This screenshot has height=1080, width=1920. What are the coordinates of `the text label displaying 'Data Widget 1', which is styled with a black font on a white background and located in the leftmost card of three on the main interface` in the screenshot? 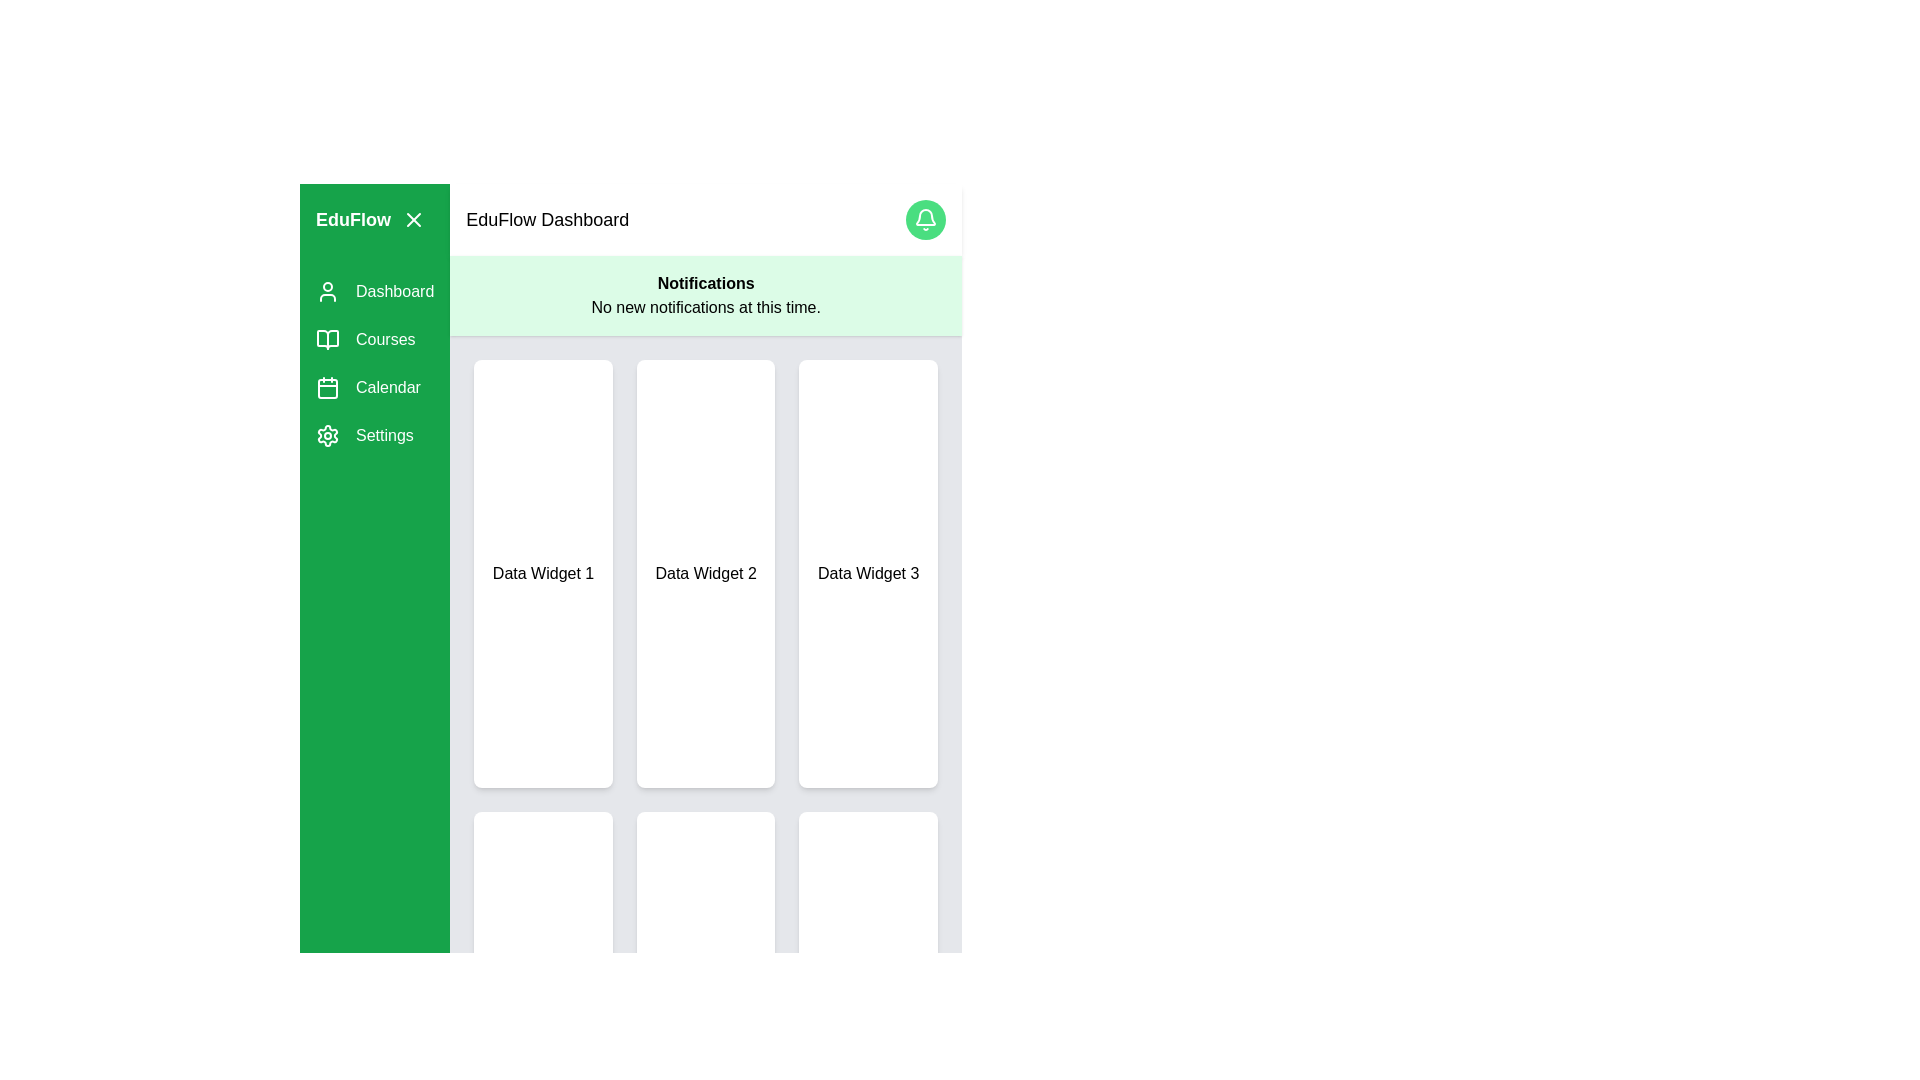 It's located at (543, 574).